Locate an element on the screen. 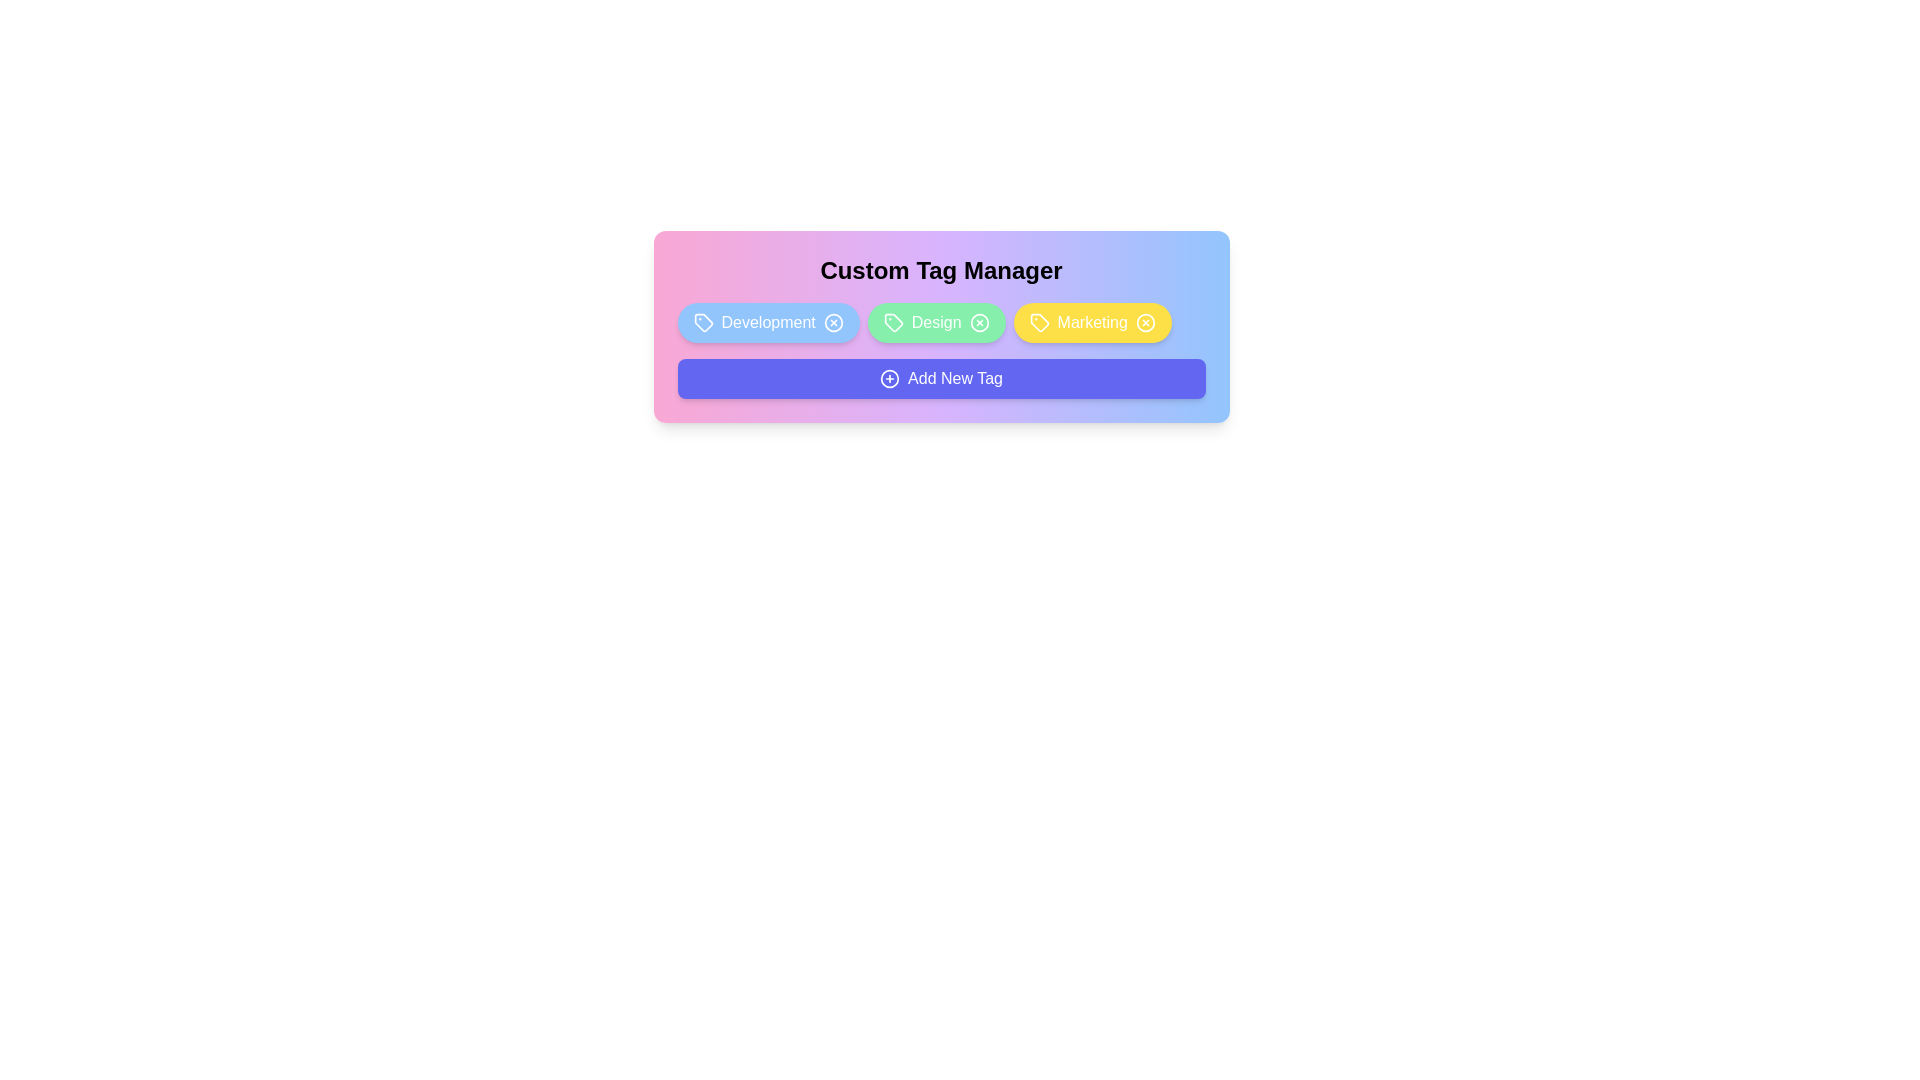 The width and height of the screenshot is (1920, 1080). the 'remove' button next to the tag named Development is located at coordinates (833, 322).